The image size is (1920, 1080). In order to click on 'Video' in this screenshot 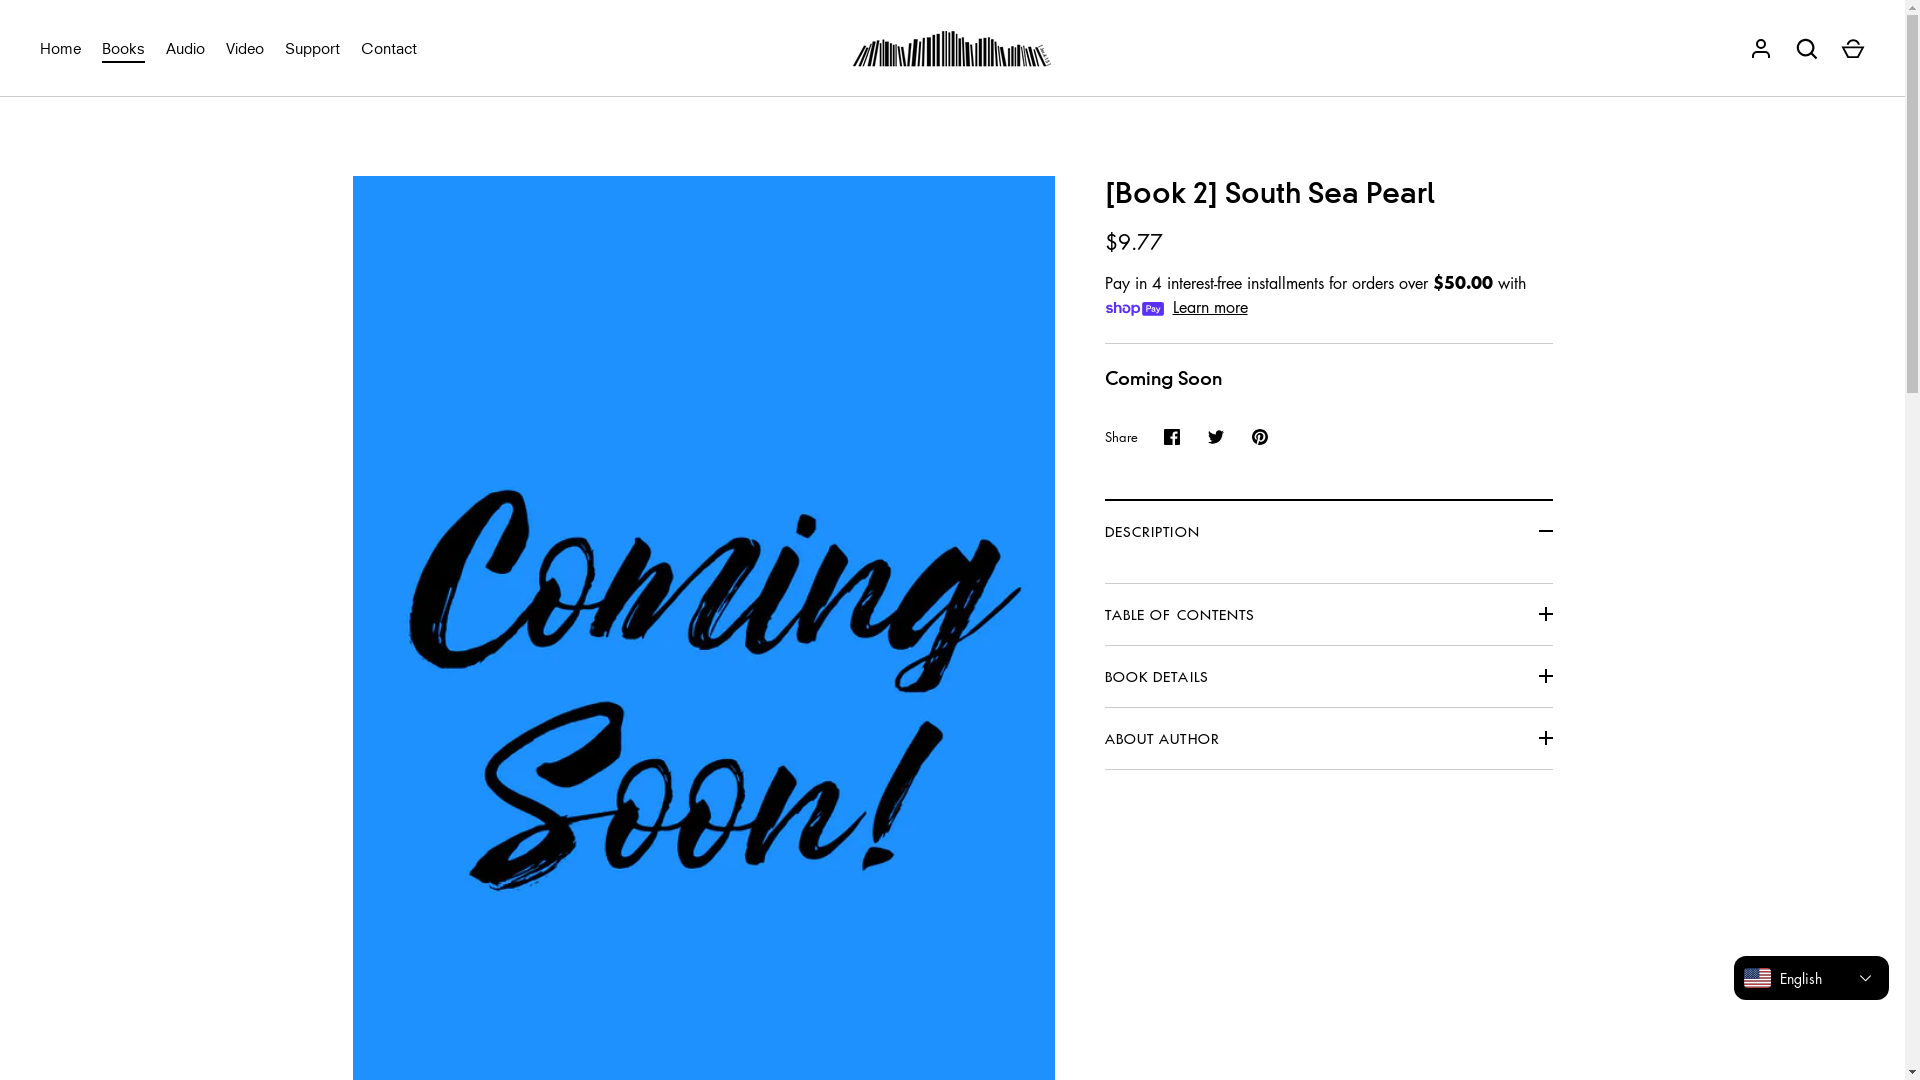, I will do `click(244, 47)`.